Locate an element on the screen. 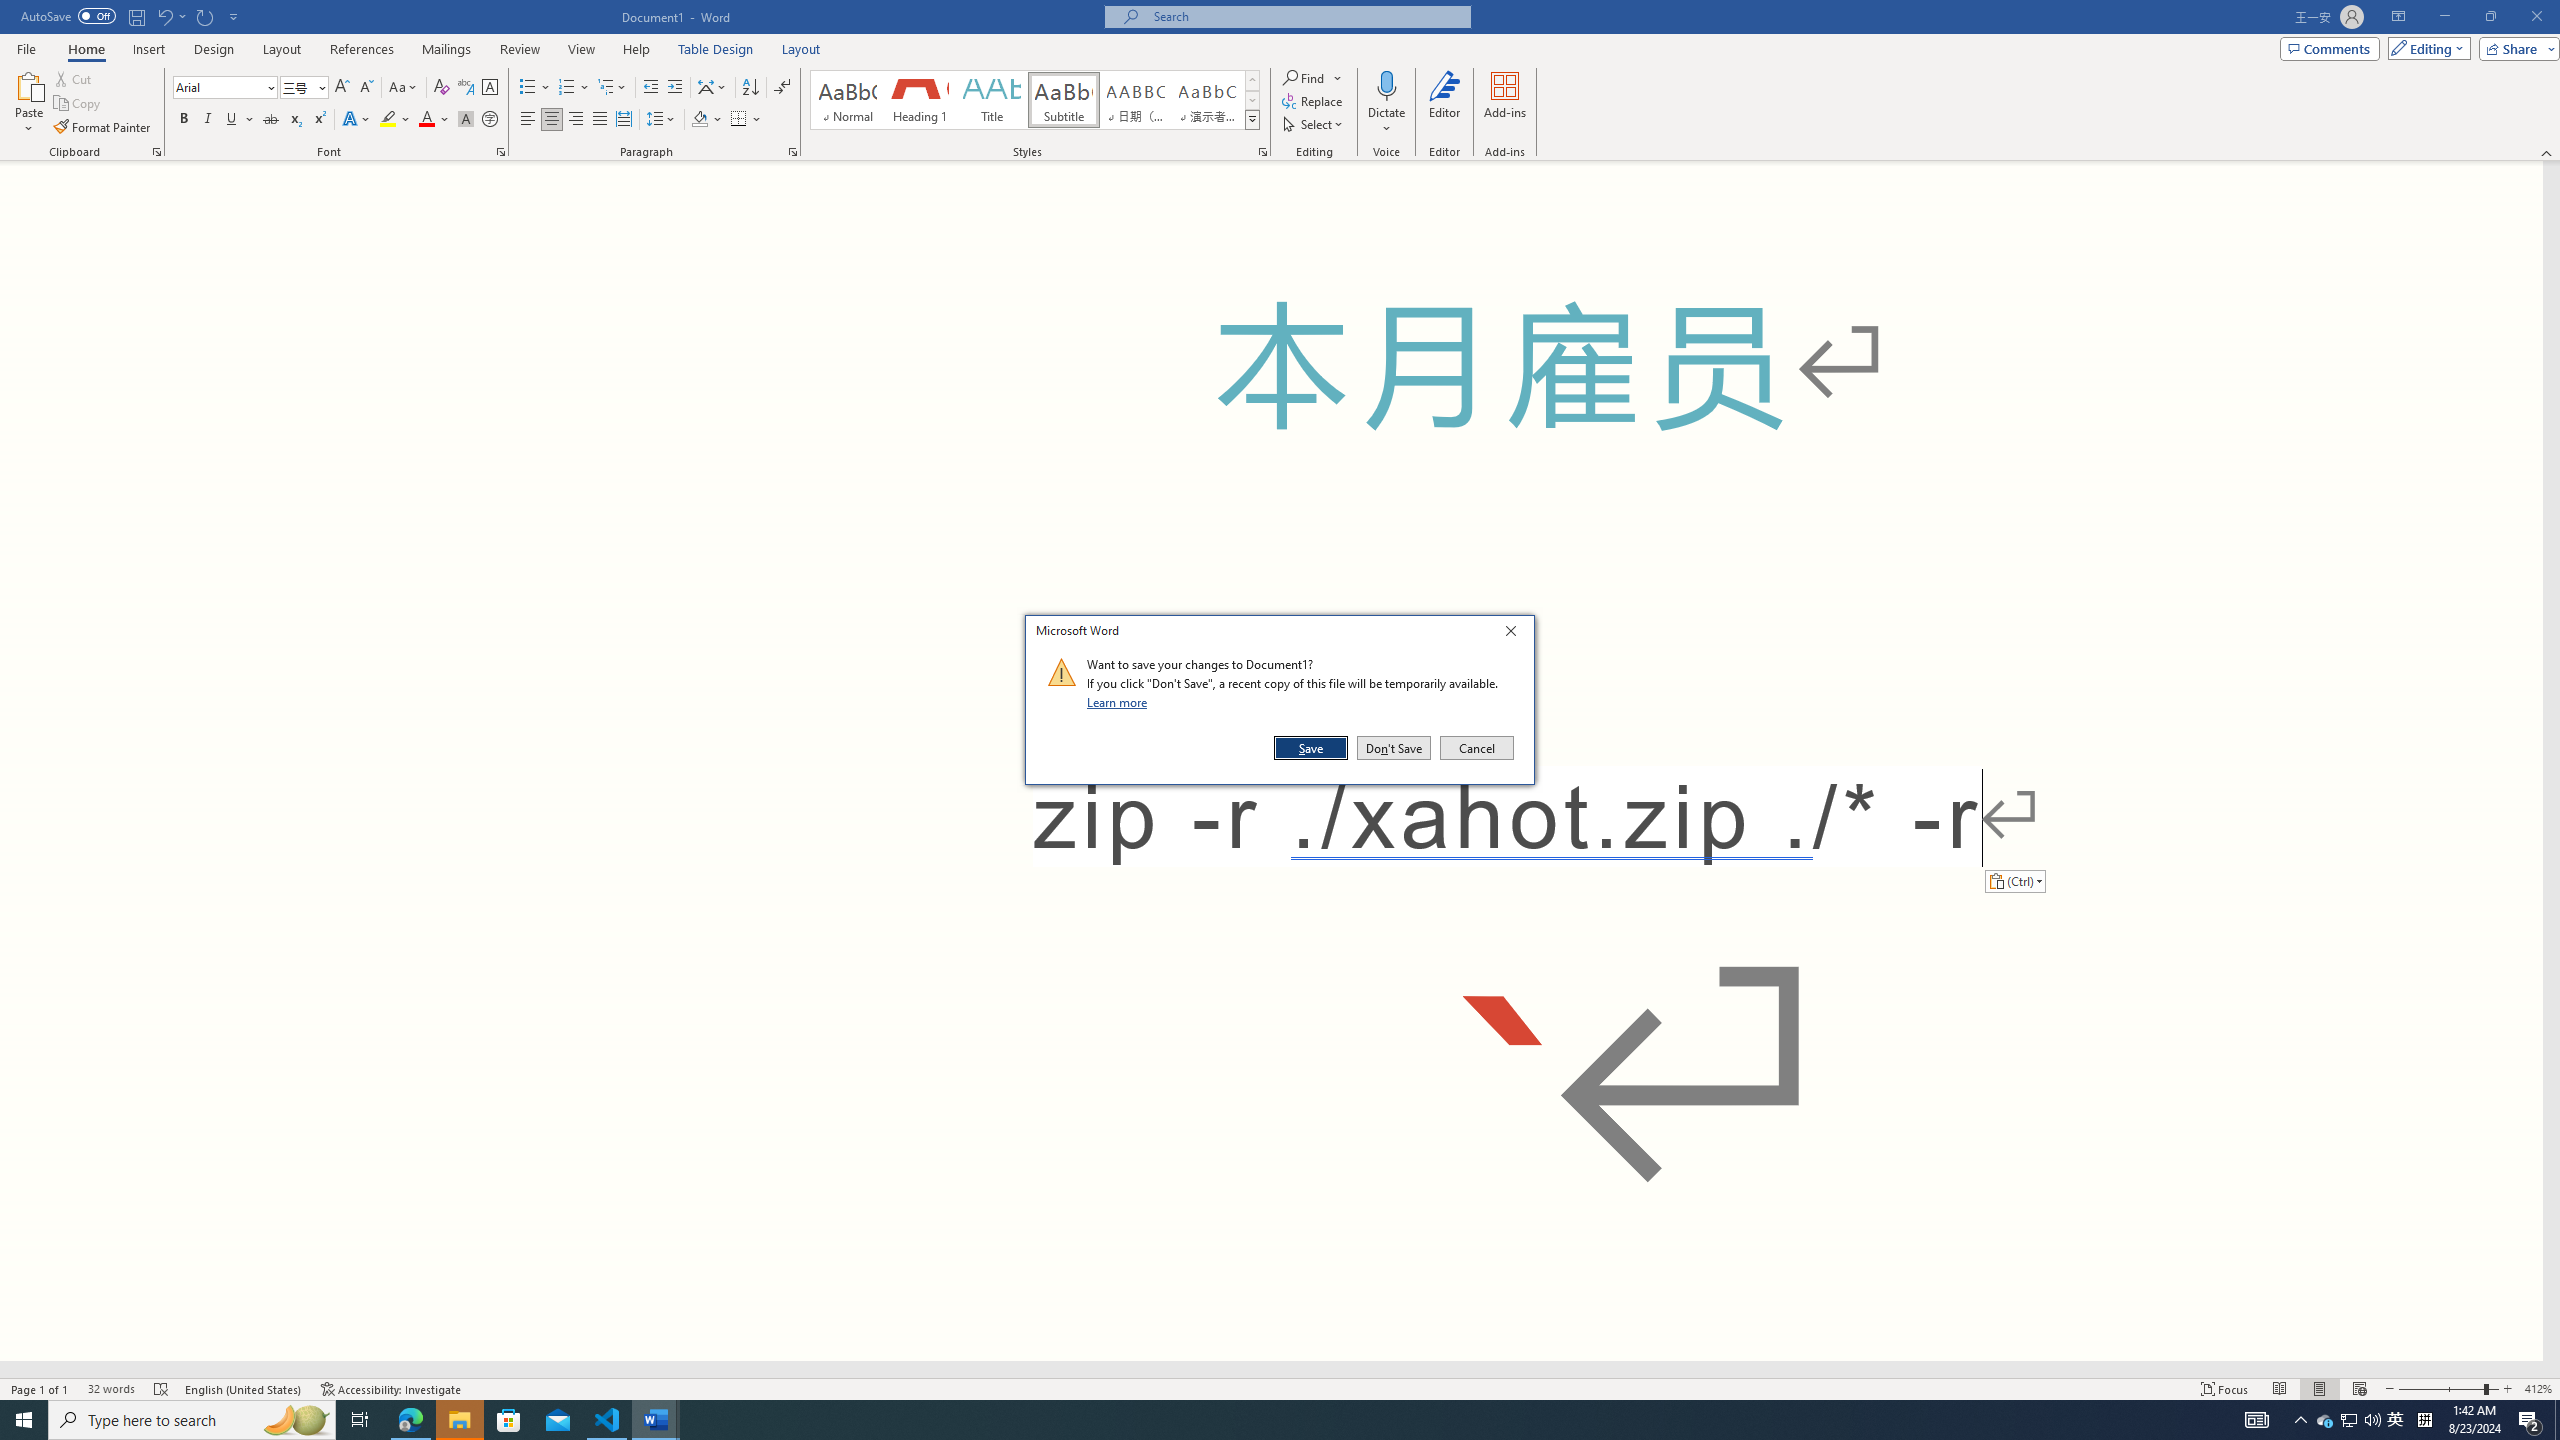 This screenshot has width=2560, height=1440. 'Replace...' is located at coordinates (1313, 99).